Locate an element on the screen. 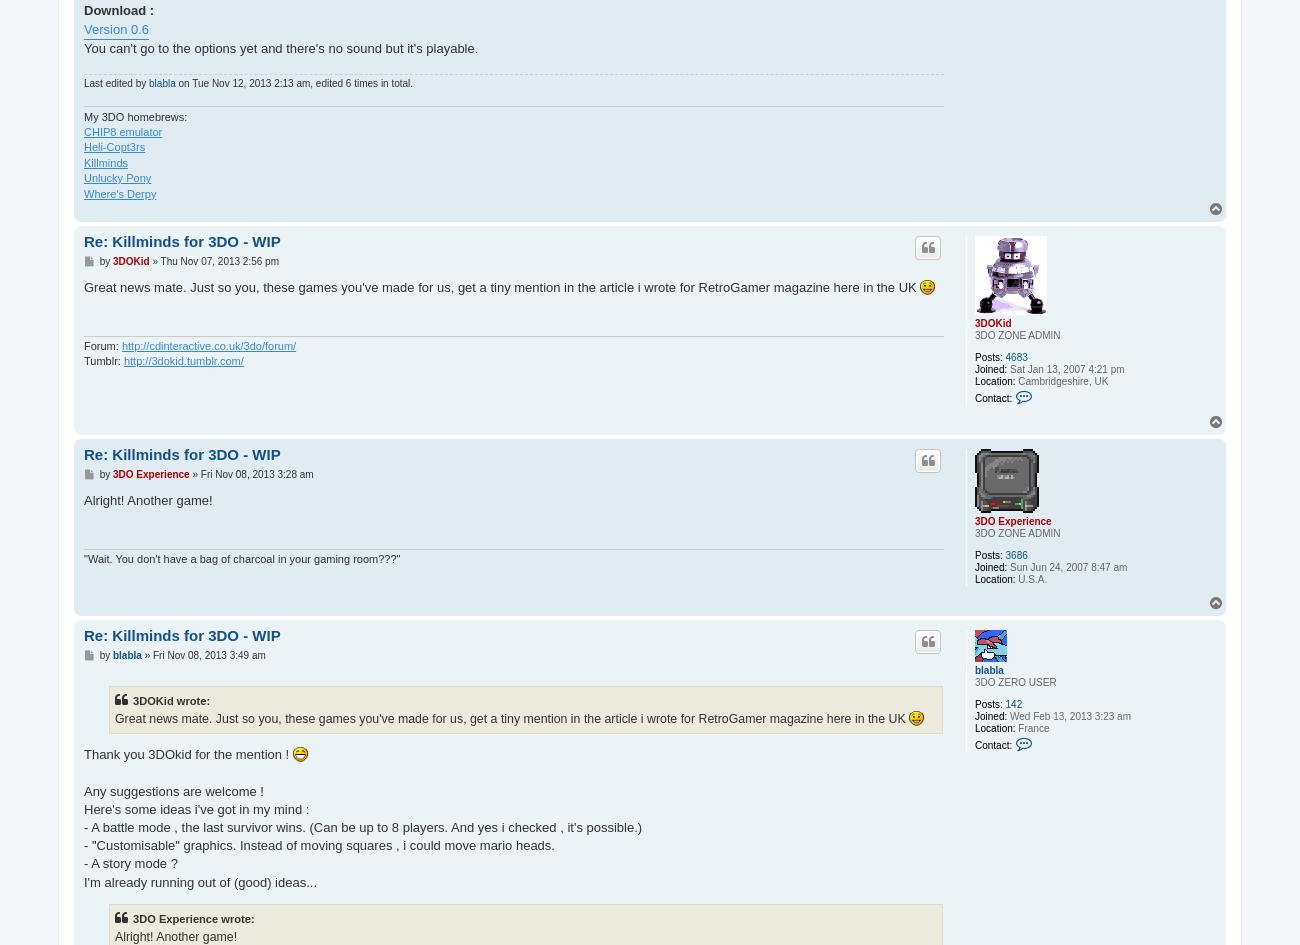  'Download :' is located at coordinates (83, 10).